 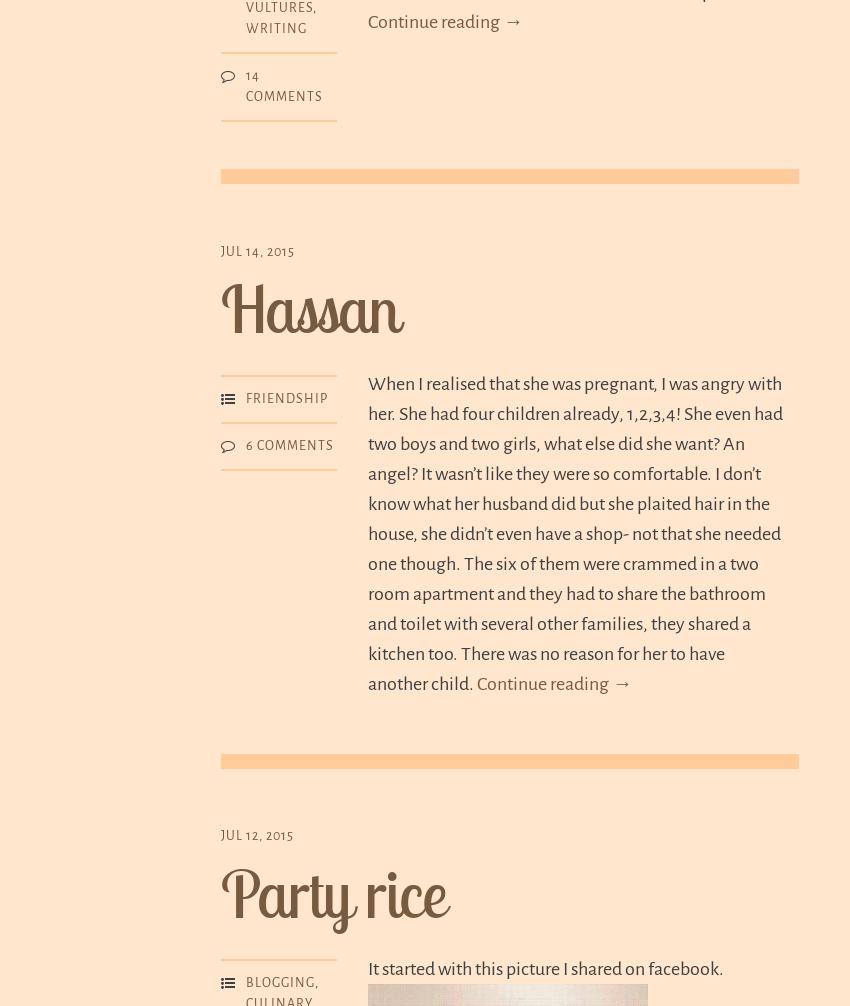 What do you see at coordinates (278, 8) in the screenshot?
I see `'Vultures'` at bounding box center [278, 8].